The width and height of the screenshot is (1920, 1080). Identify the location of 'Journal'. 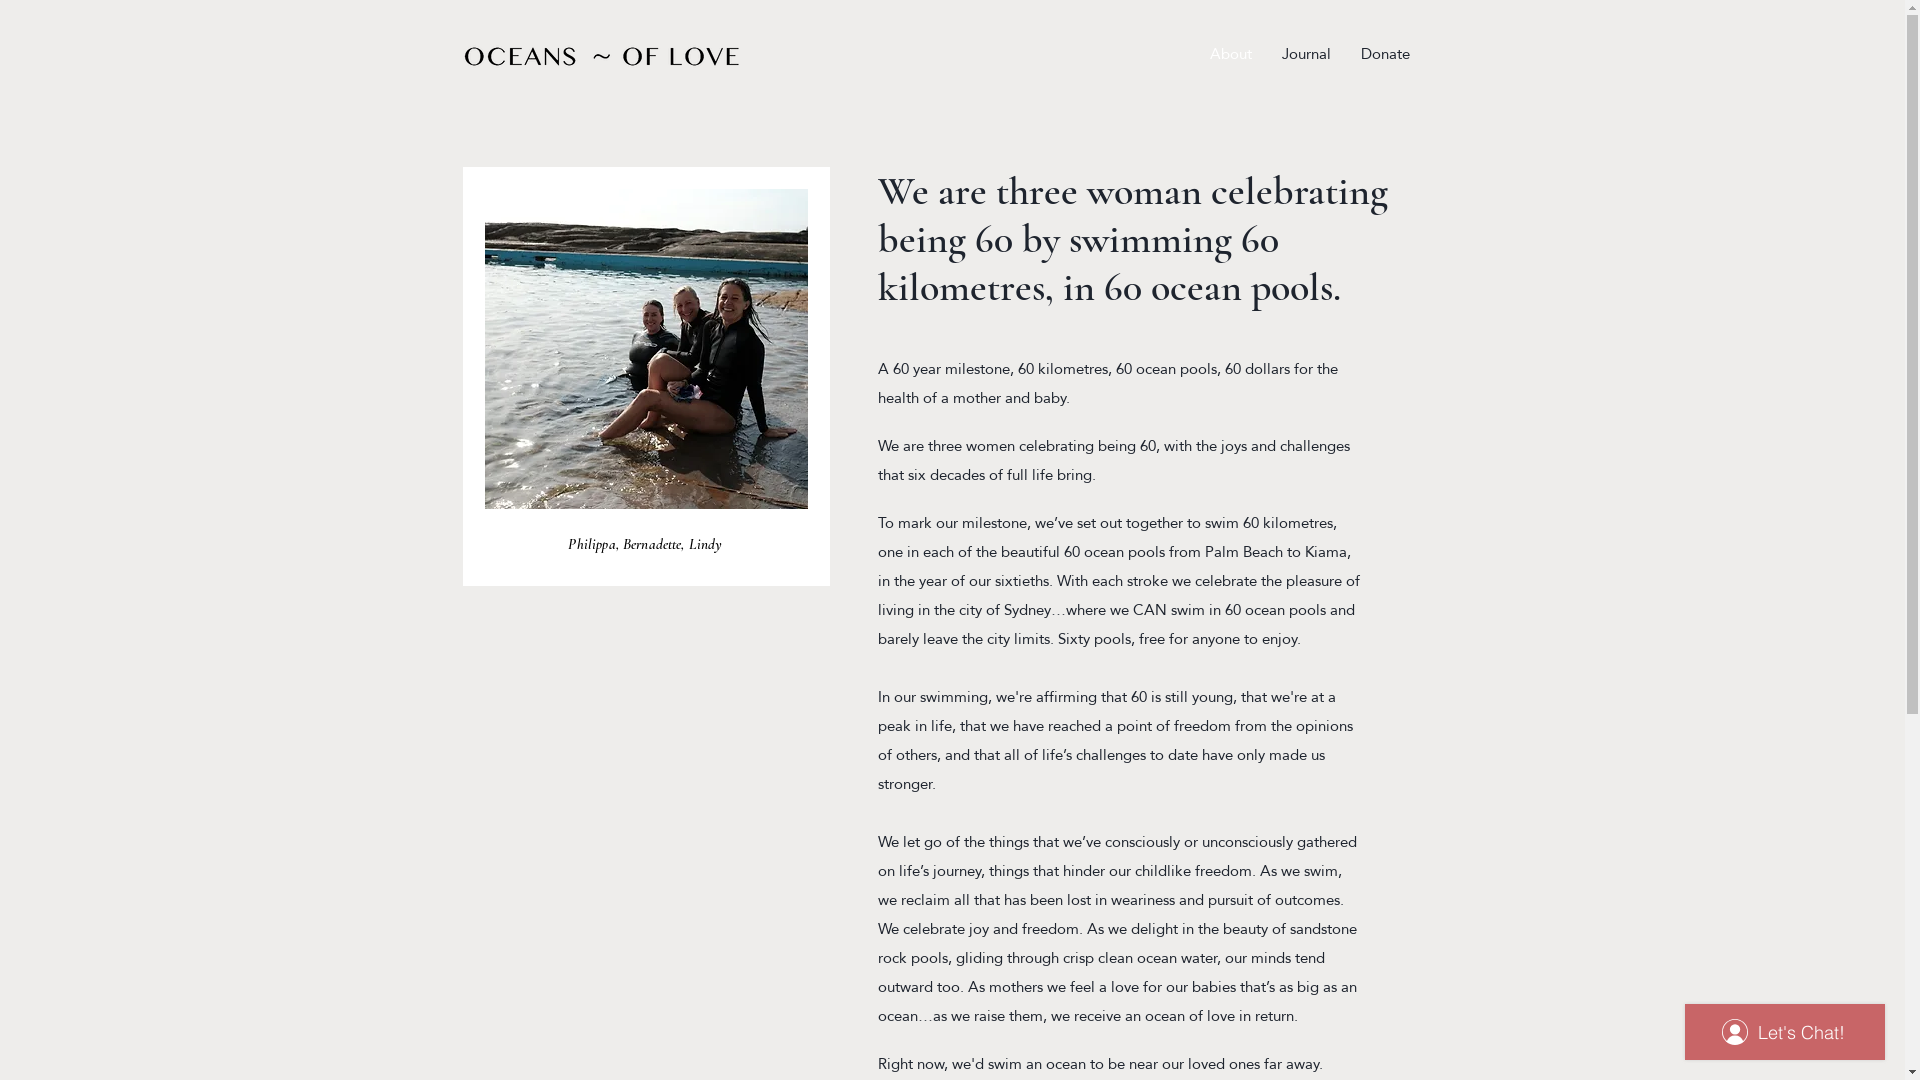
(1305, 53).